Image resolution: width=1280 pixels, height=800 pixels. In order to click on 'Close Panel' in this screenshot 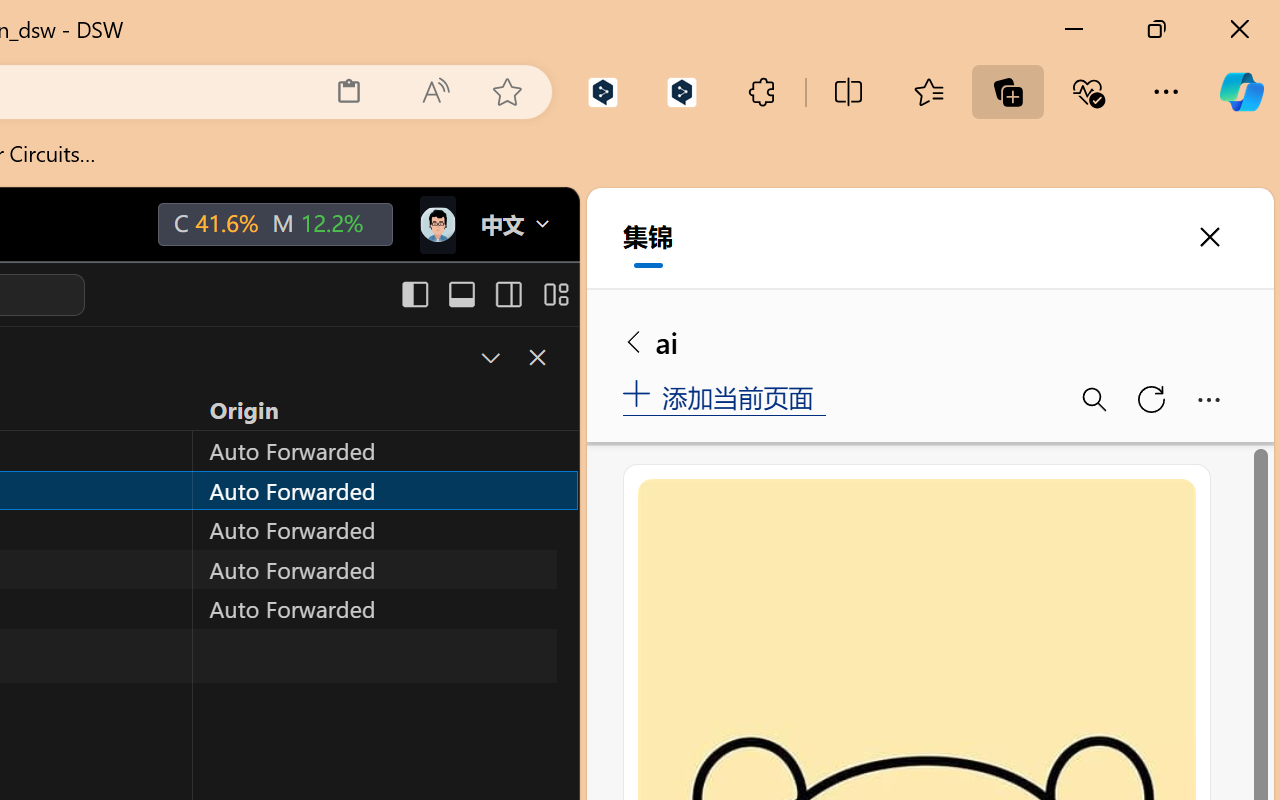, I will do `click(536, 357)`.